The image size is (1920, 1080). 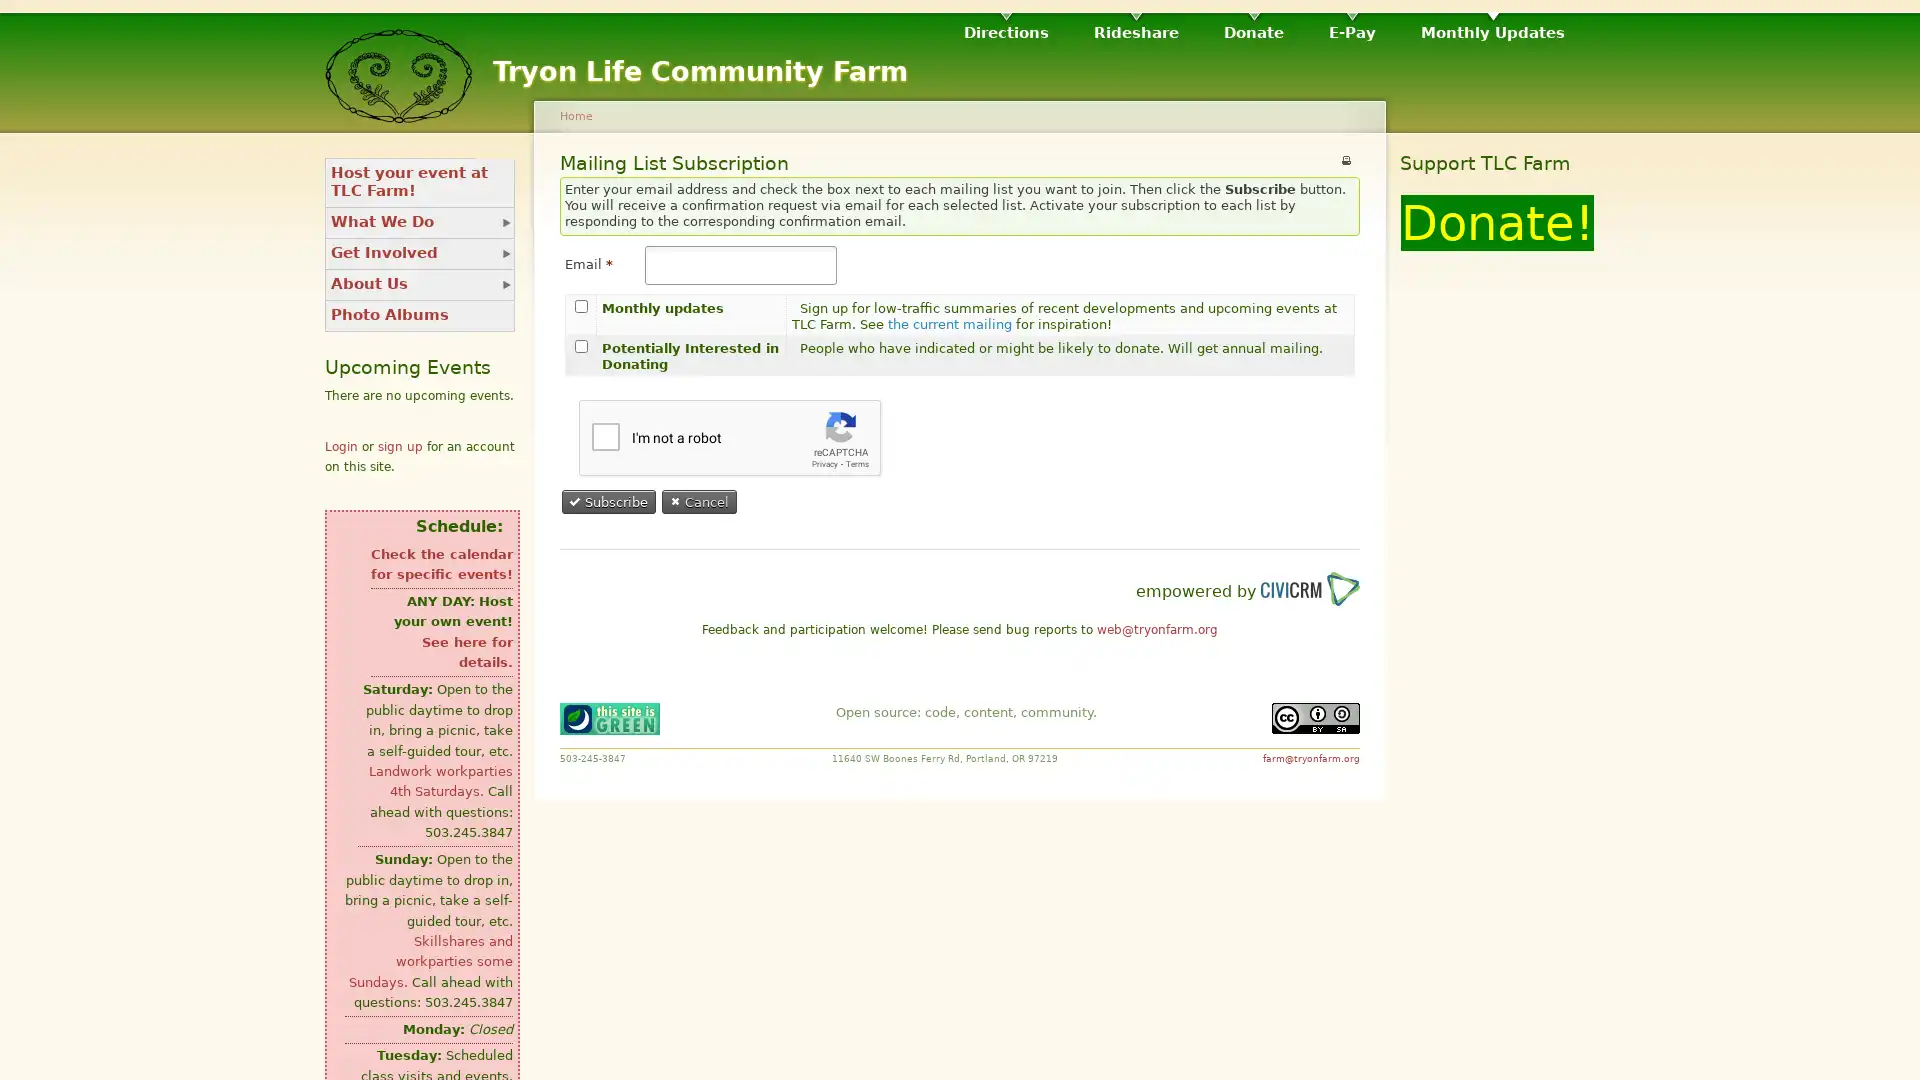 I want to click on Cancel, so click(x=700, y=500).